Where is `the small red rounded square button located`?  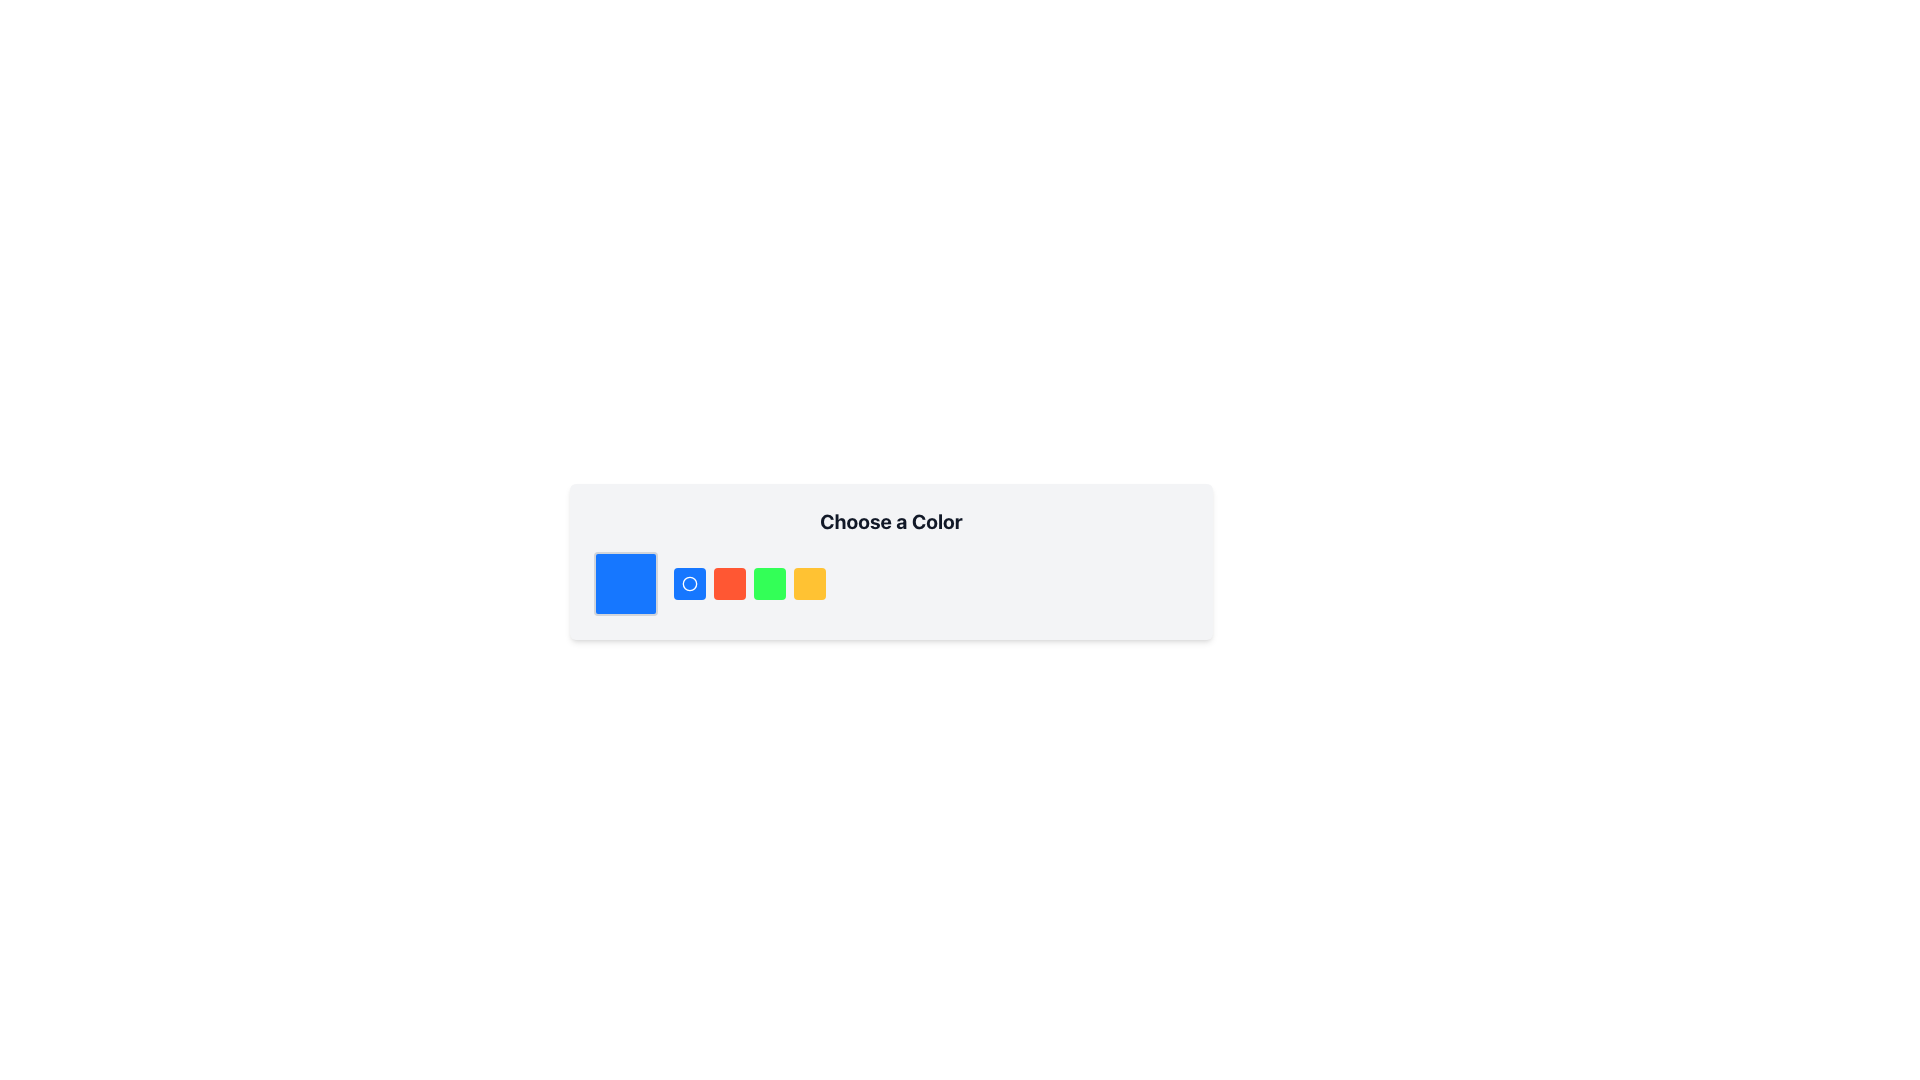
the small red rounded square button located is located at coordinates (728, 583).